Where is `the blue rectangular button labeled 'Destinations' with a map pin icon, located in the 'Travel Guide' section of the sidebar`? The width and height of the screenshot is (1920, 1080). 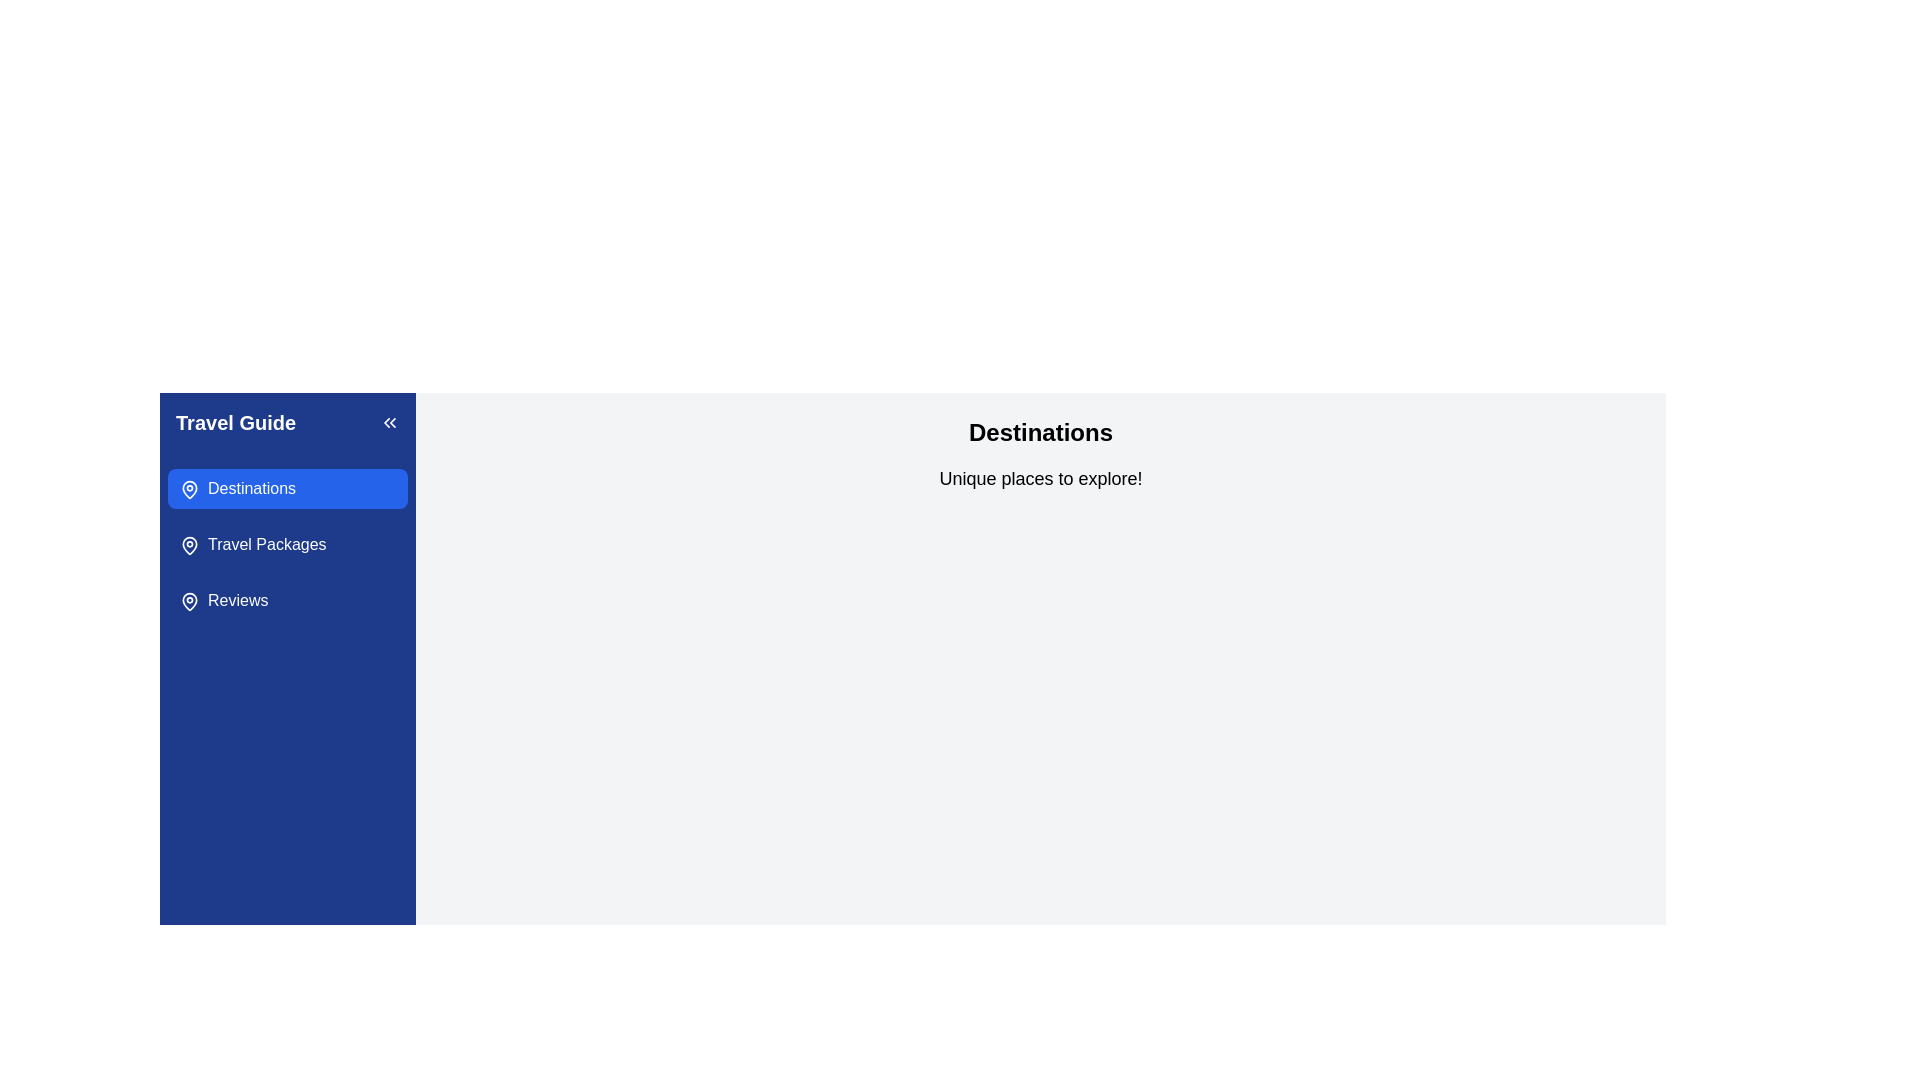 the blue rectangular button labeled 'Destinations' with a map pin icon, located in the 'Travel Guide' section of the sidebar is located at coordinates (287, 489).